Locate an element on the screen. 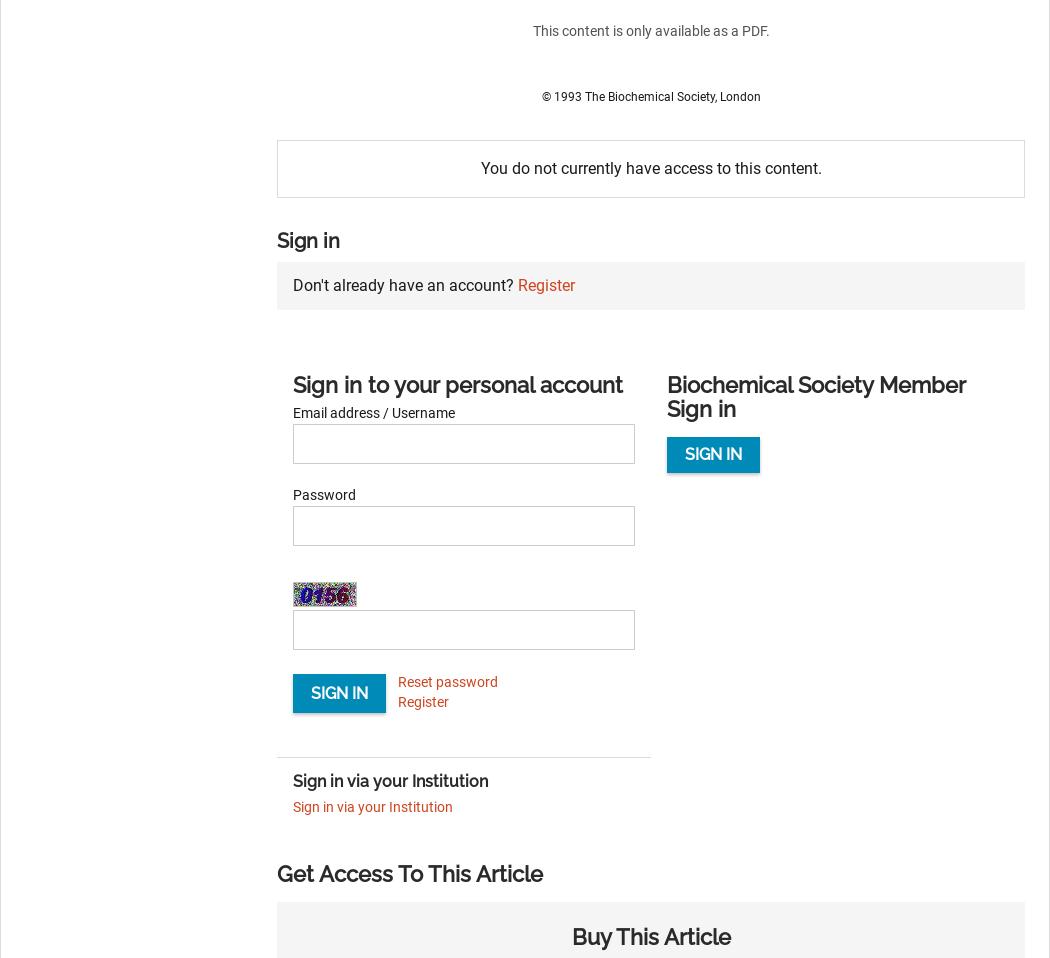 This screenshot has width=1050, height=958. 'You do not currently have access to this content.' is located at coordinates (649, 167).